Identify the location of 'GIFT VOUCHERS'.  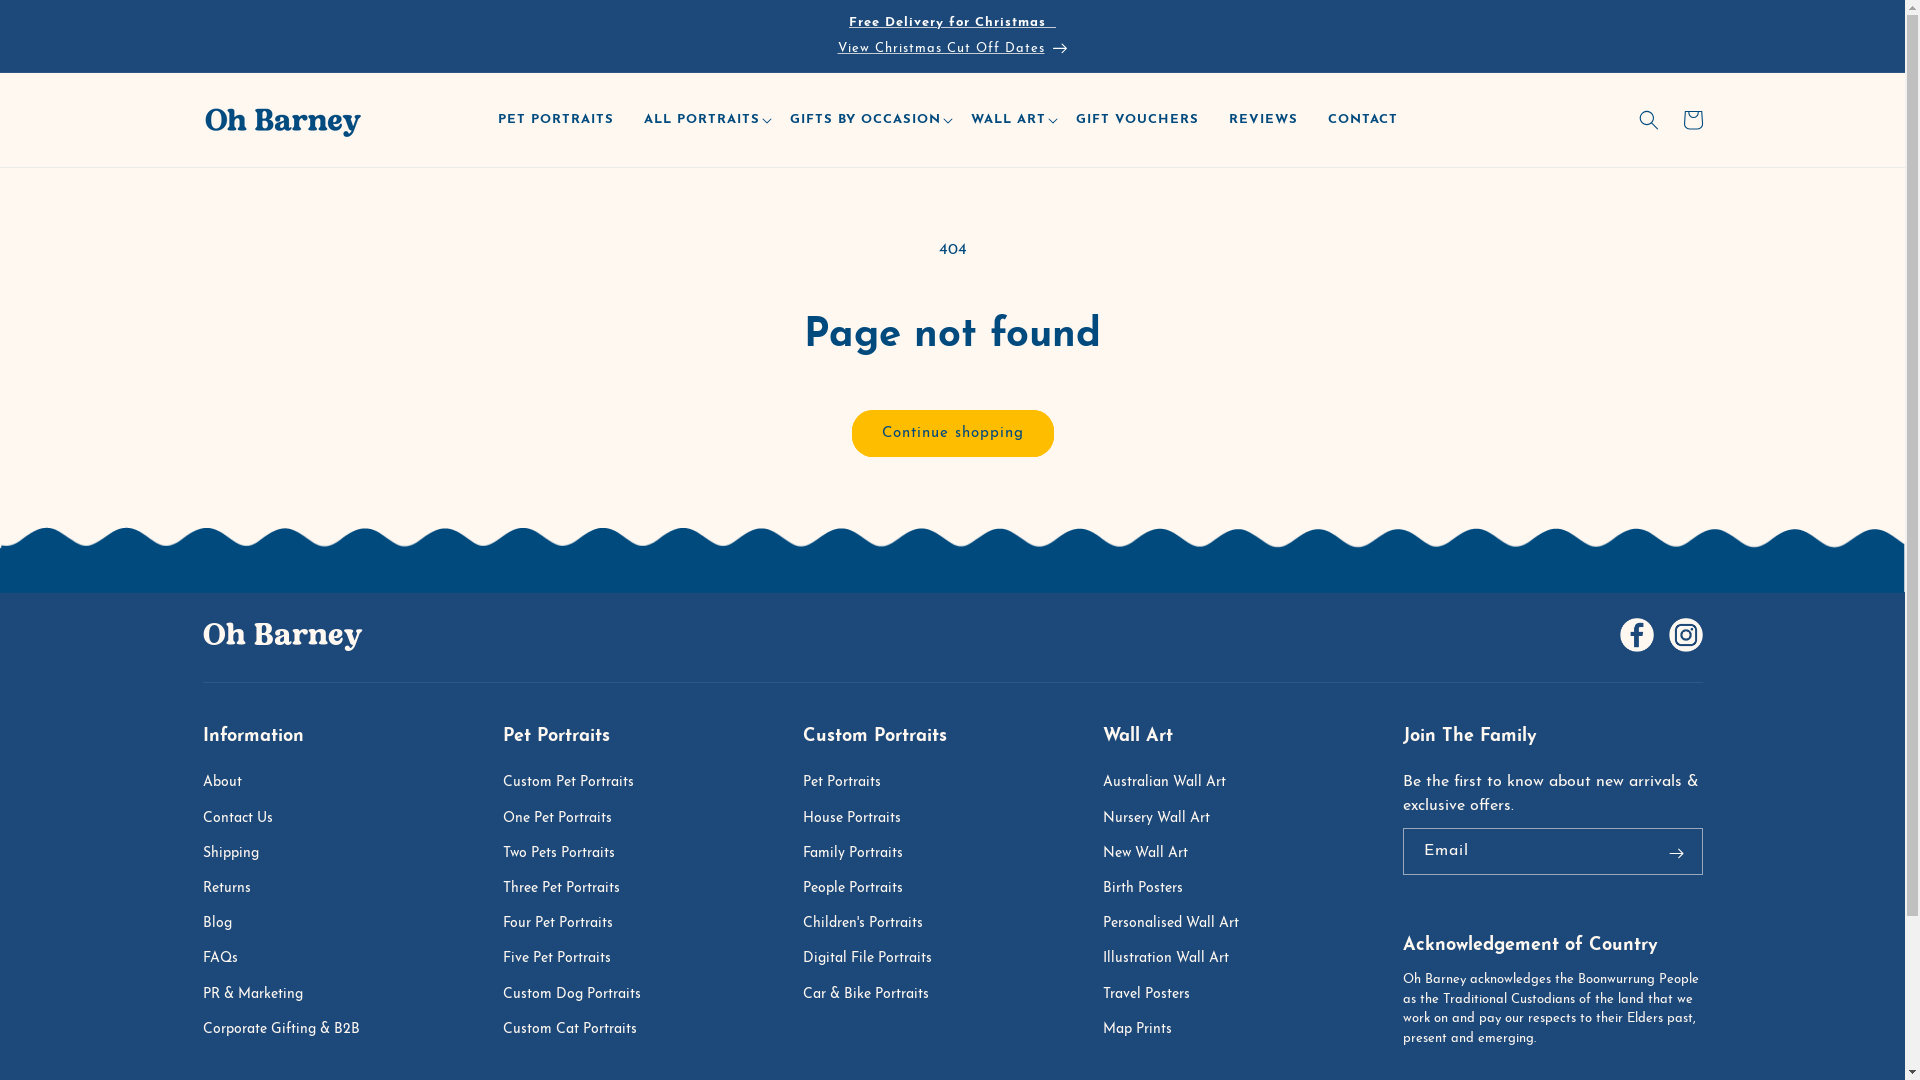
(1142, 120).